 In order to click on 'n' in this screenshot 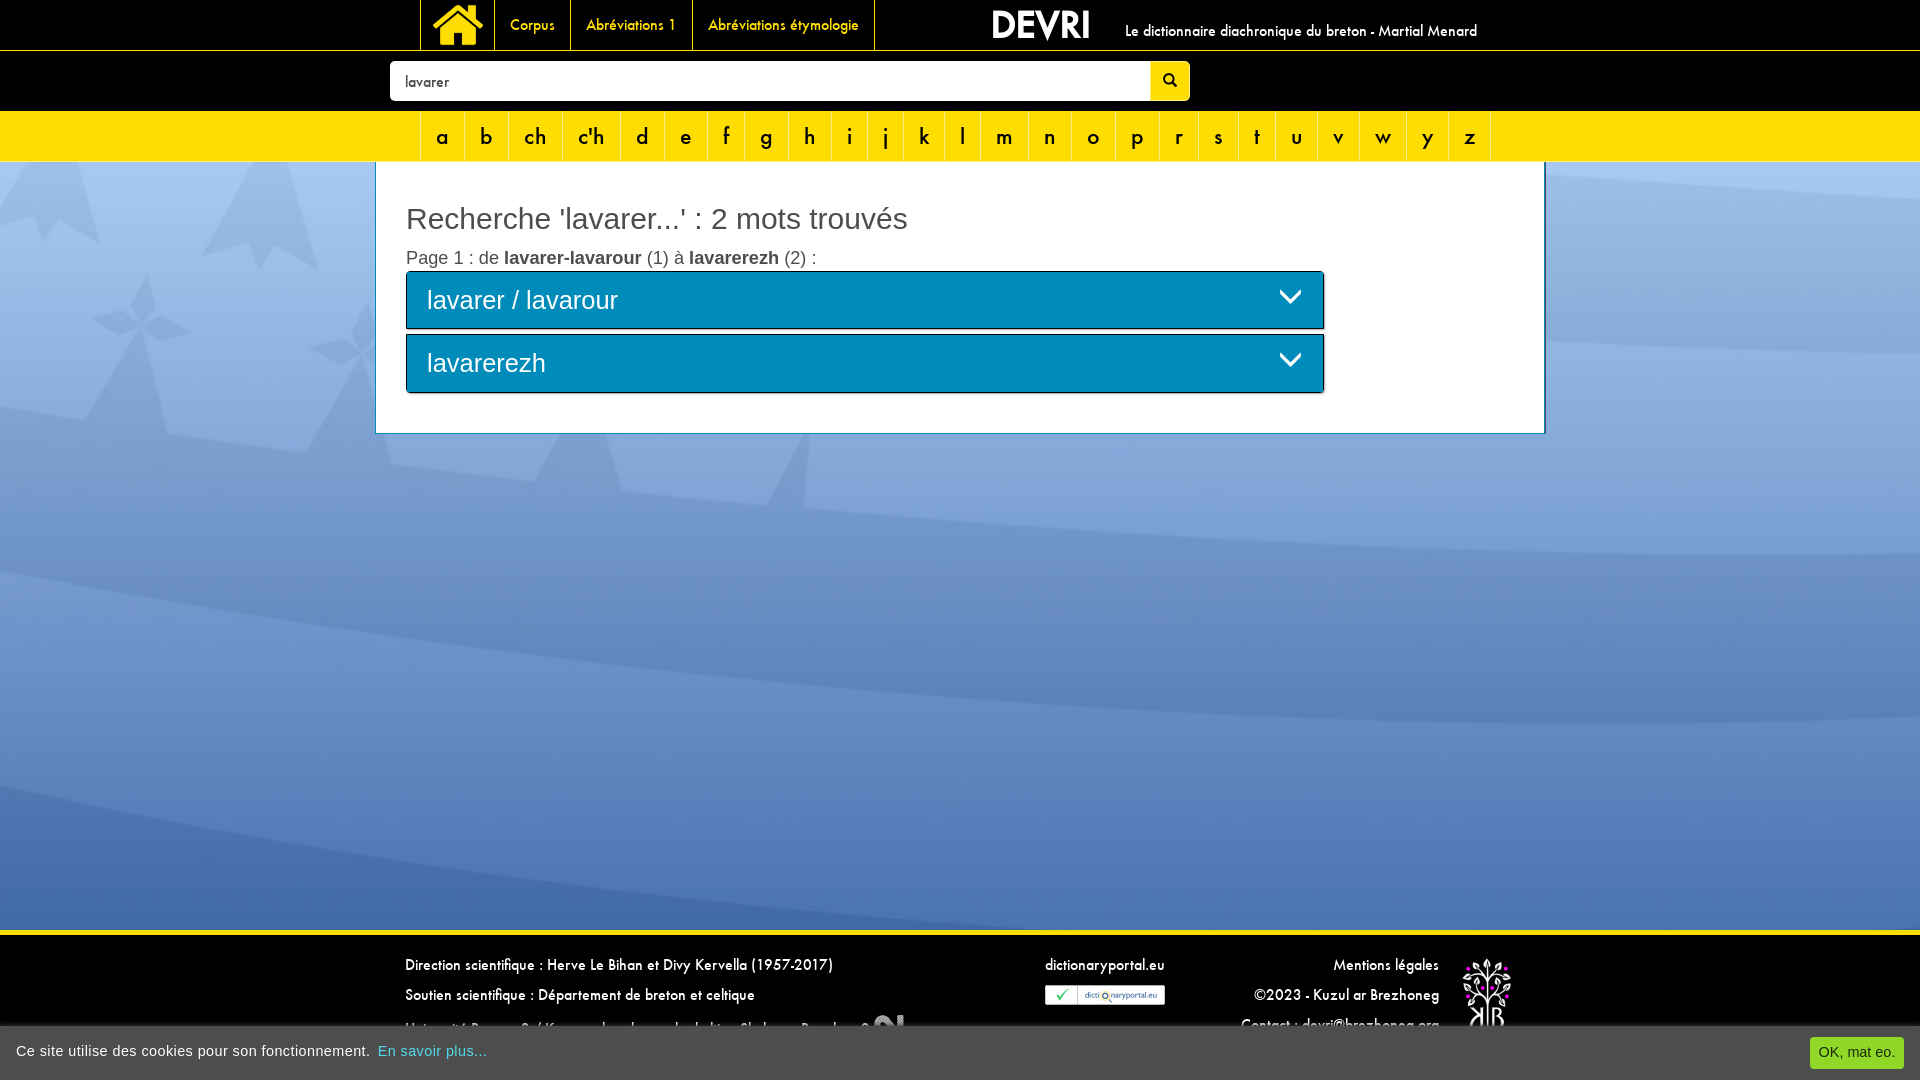, I will do `click(1049, 135)`.